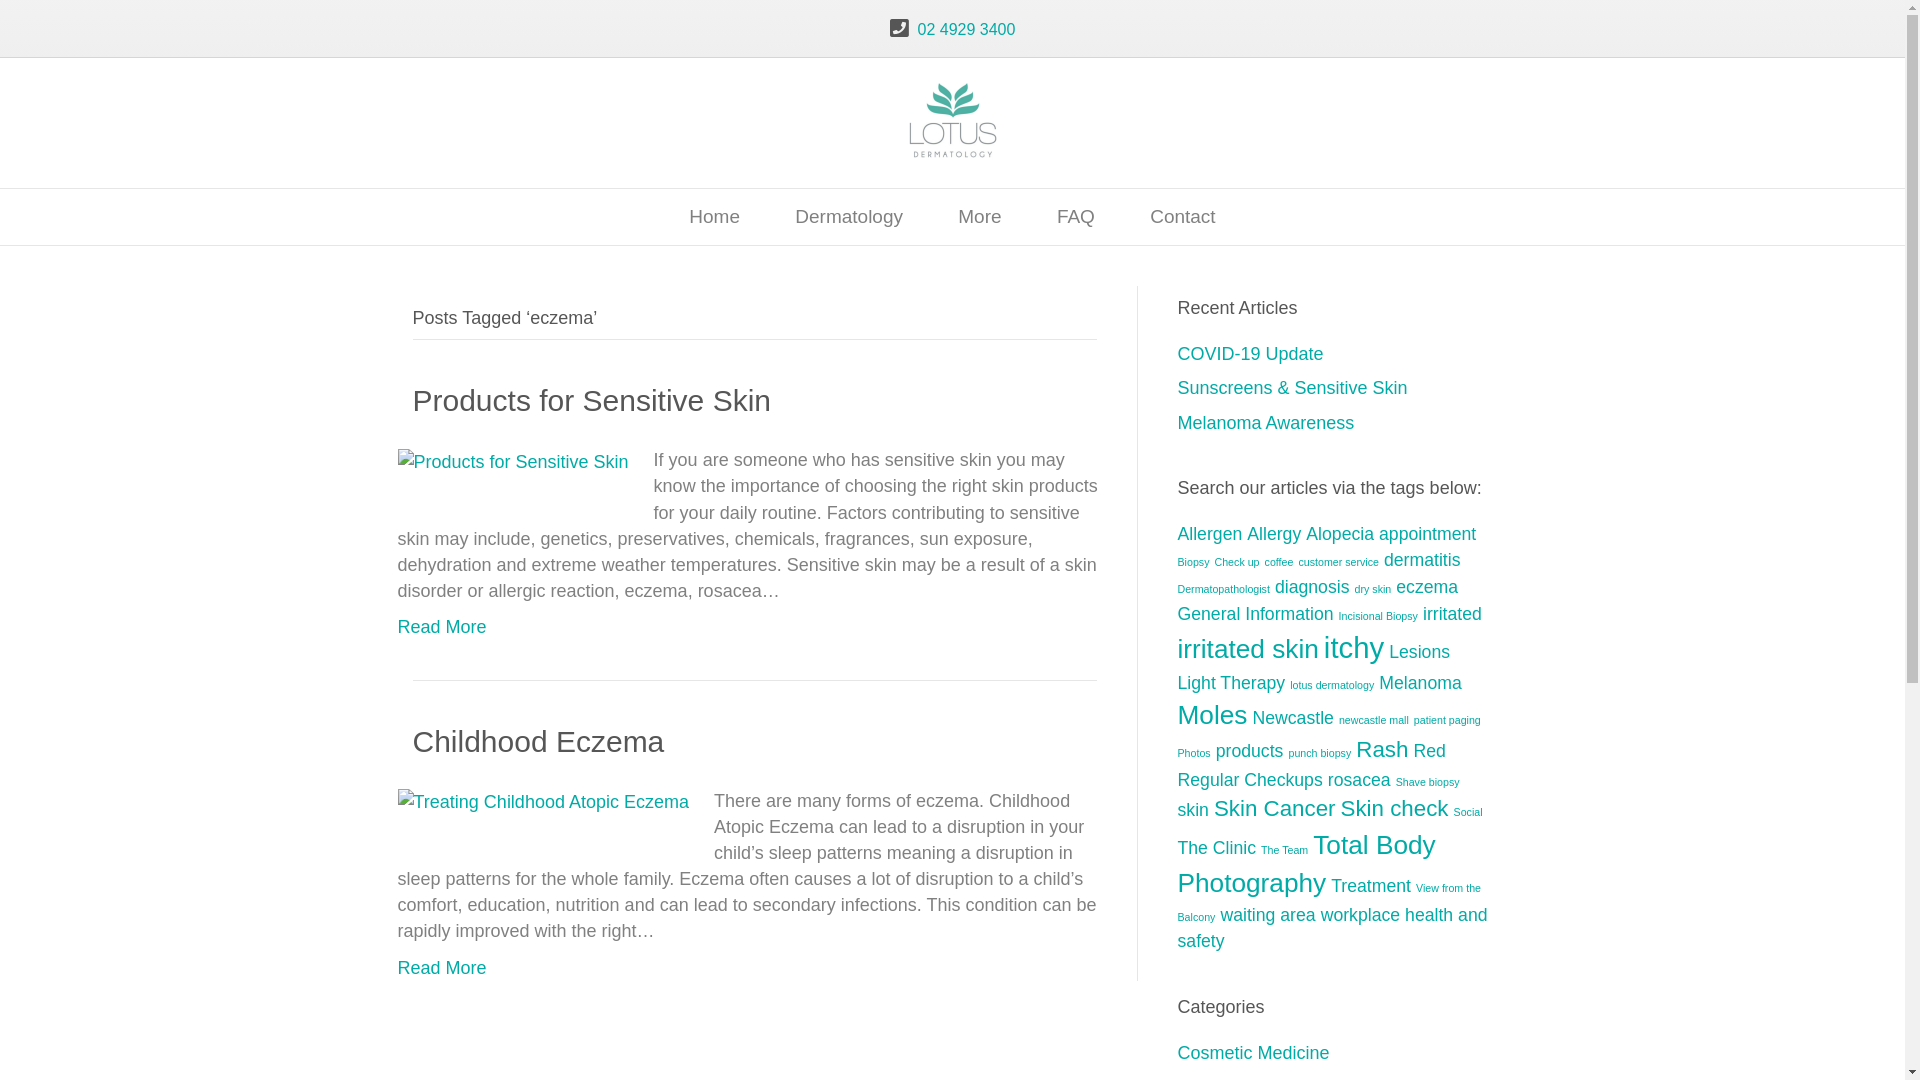 The height and width of the screenshot is (1080, 1920). What do you see at coordinates (1353, 647) in the screenshot?
I see `'itchy'` at bounding box center [1353, 647].